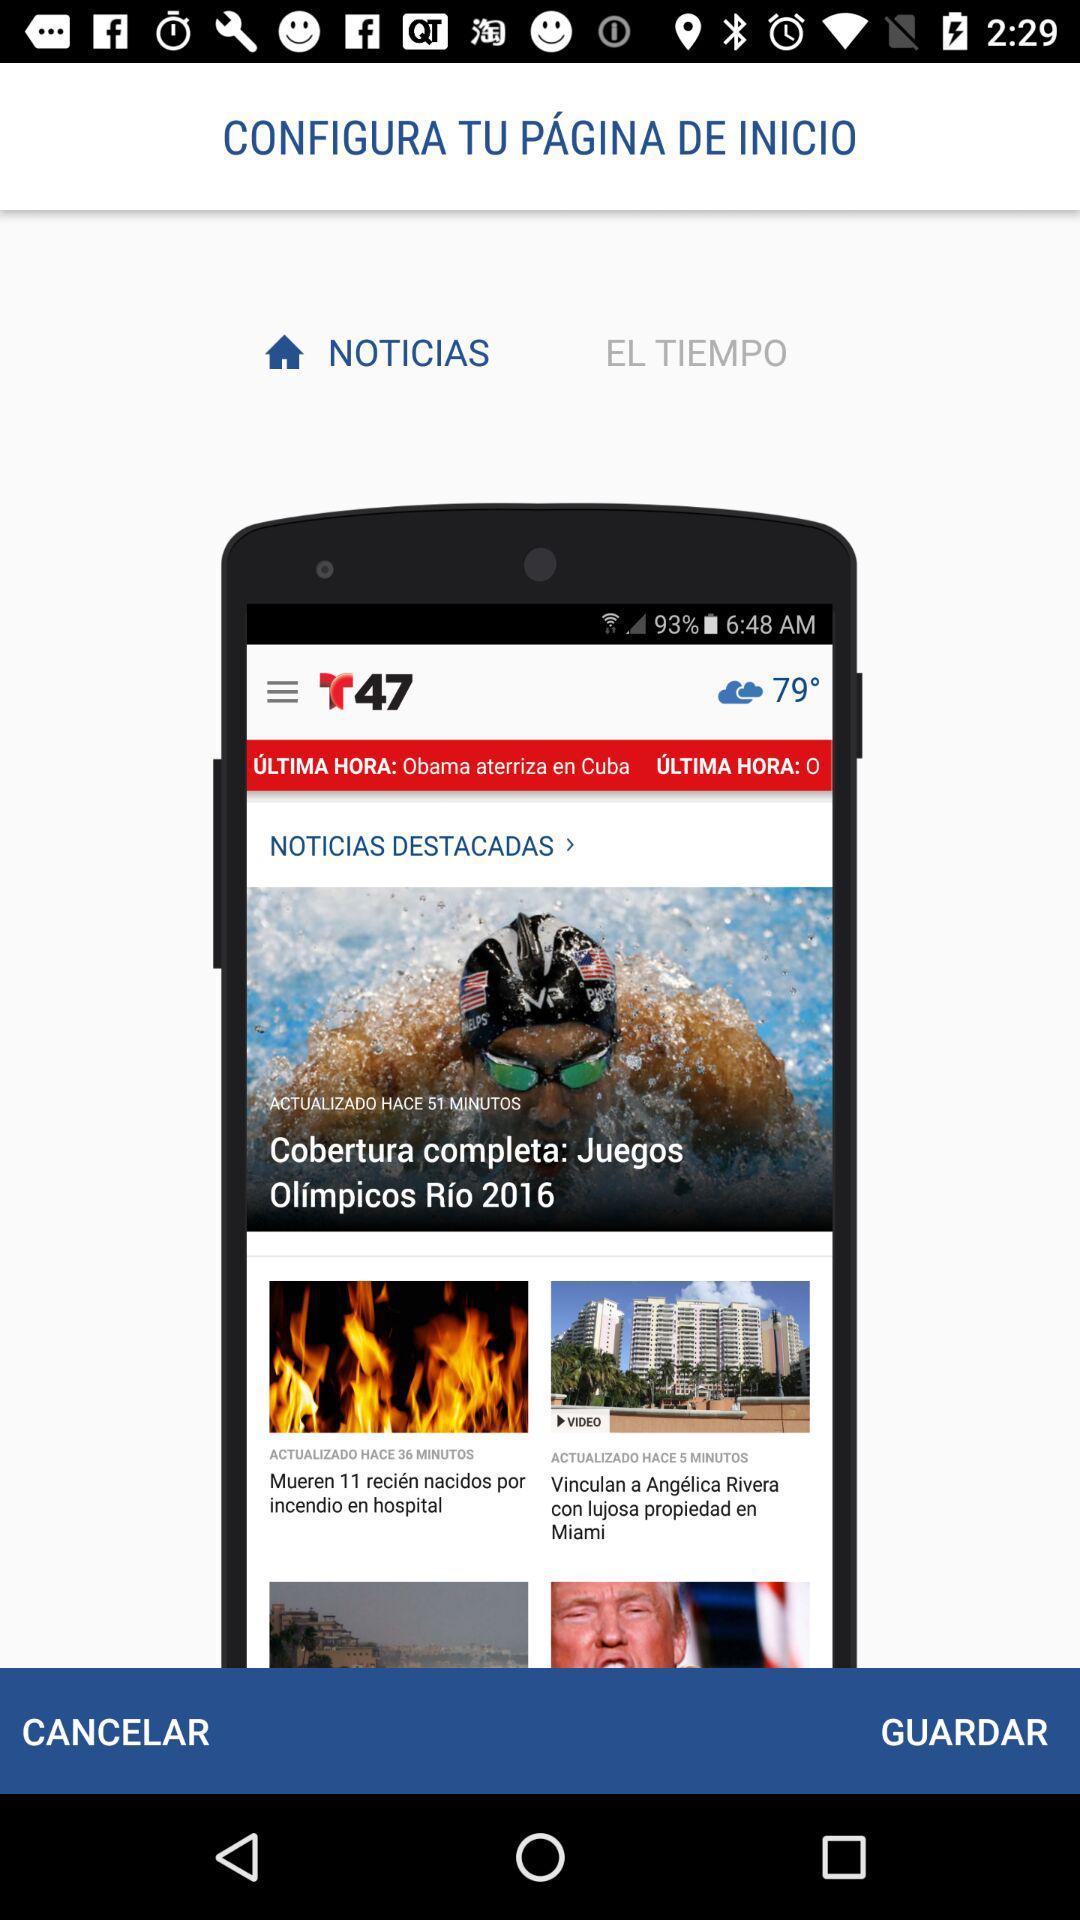  Describe the element at coordinates (963, 1730) in the screenshot. I see `icon next to the cancelar item` at that location.